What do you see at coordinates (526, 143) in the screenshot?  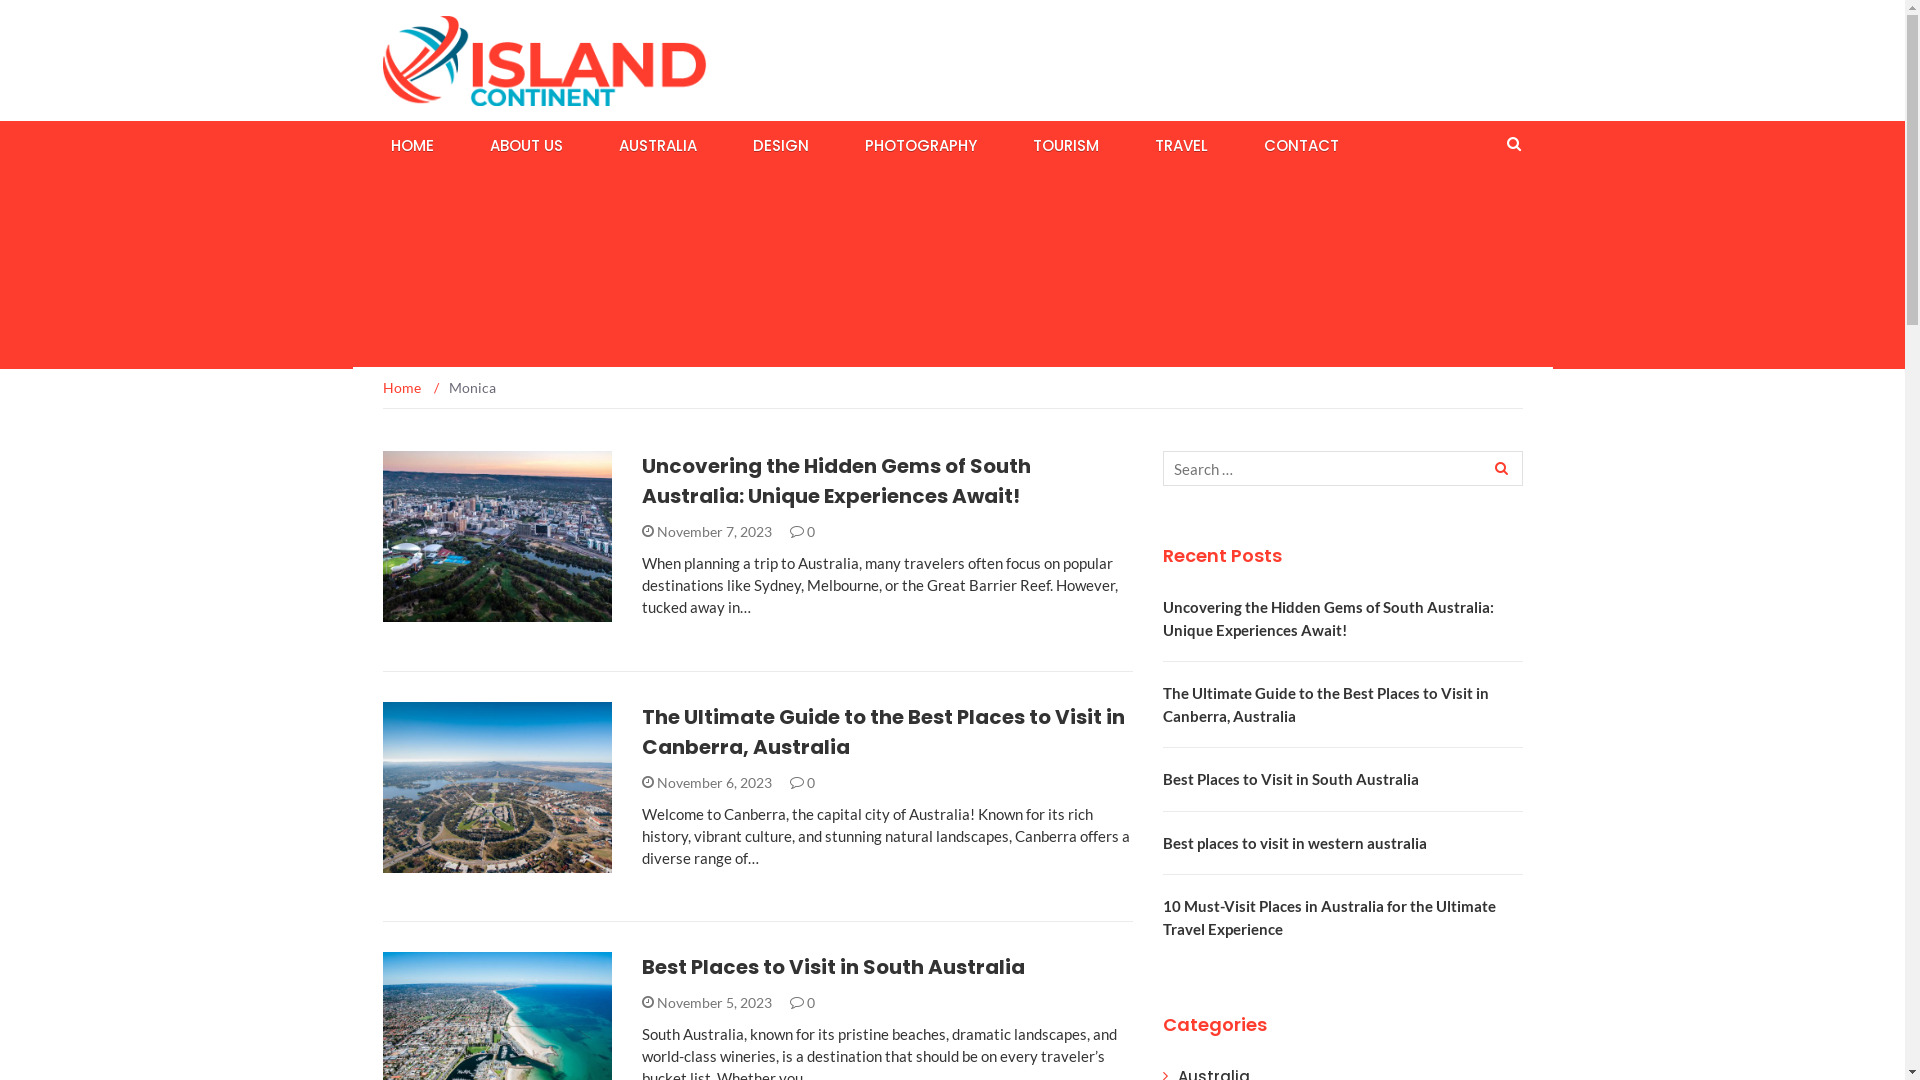 I see `'ABOUT US'` at bounding box center [526, 143].